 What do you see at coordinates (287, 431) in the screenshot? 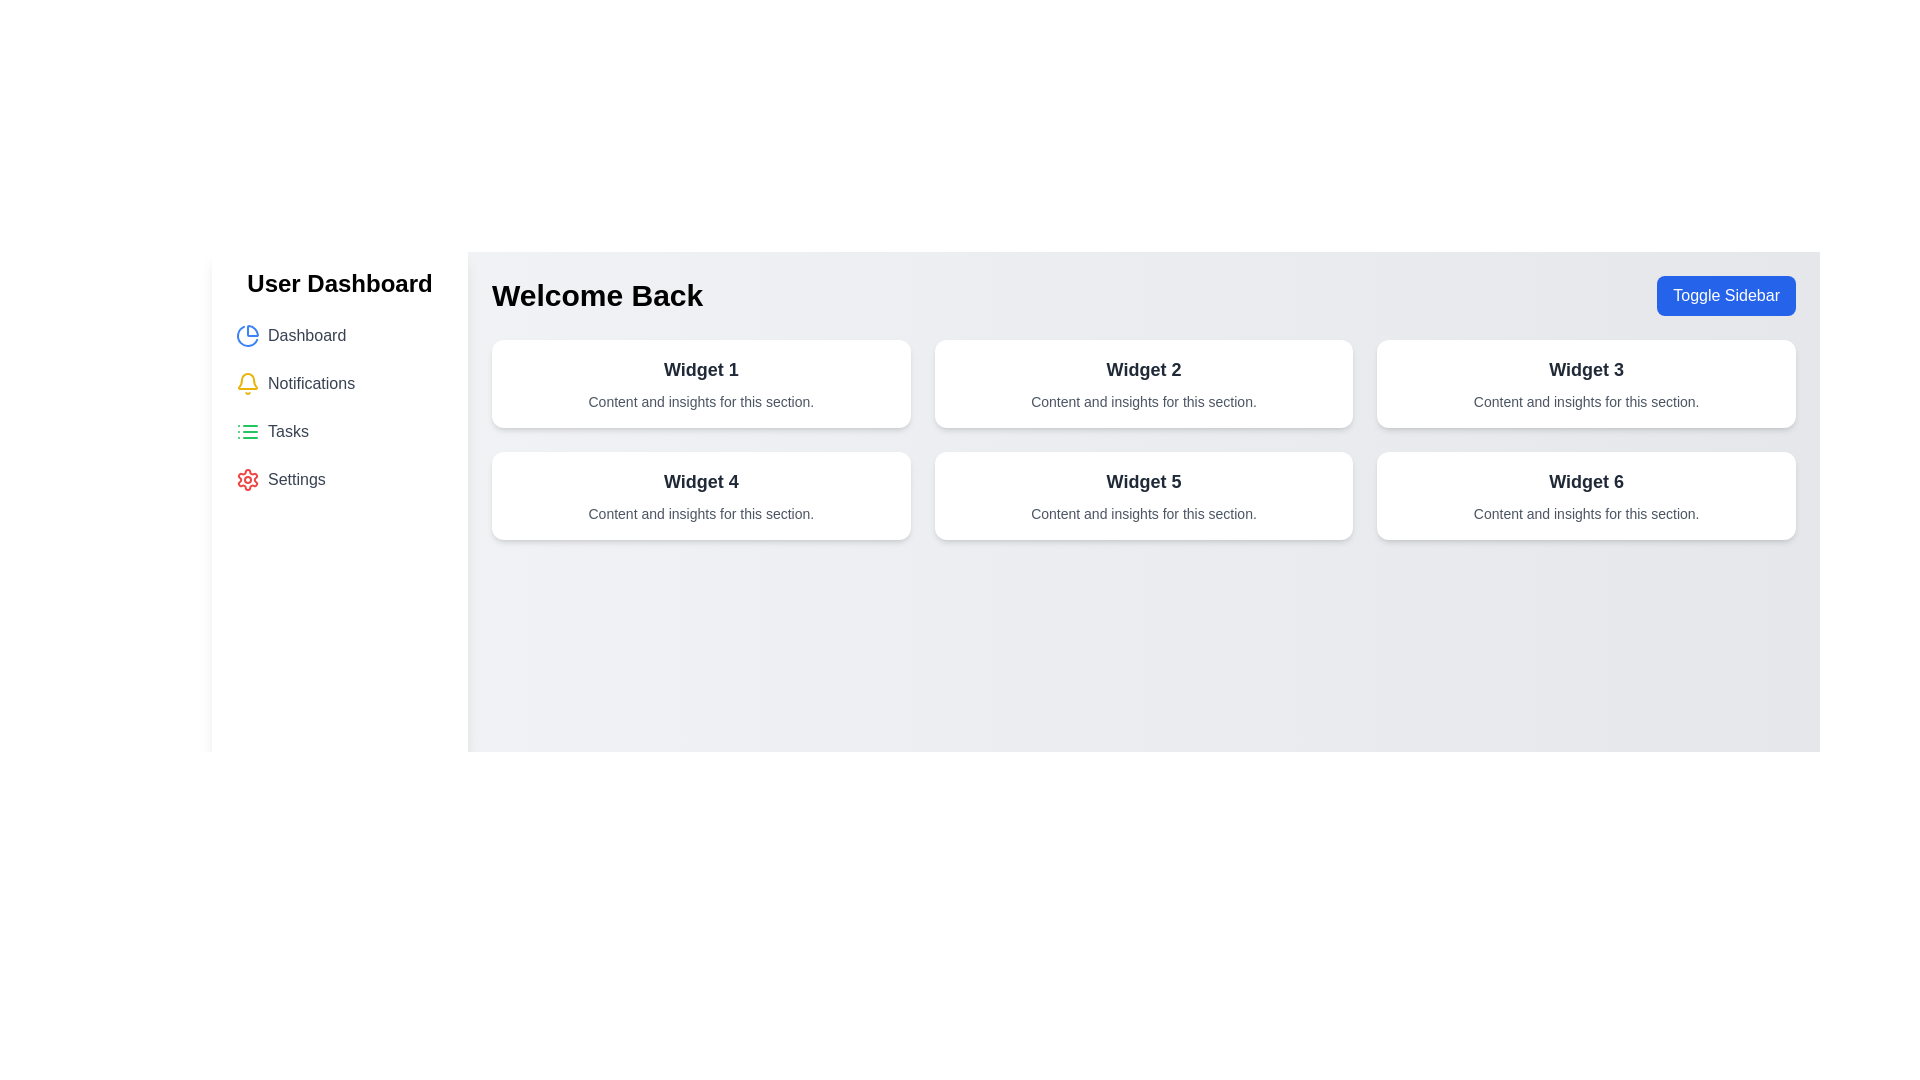
I see `the 'Tasks' text label in the sidebar` at bounding box center [287, 431].